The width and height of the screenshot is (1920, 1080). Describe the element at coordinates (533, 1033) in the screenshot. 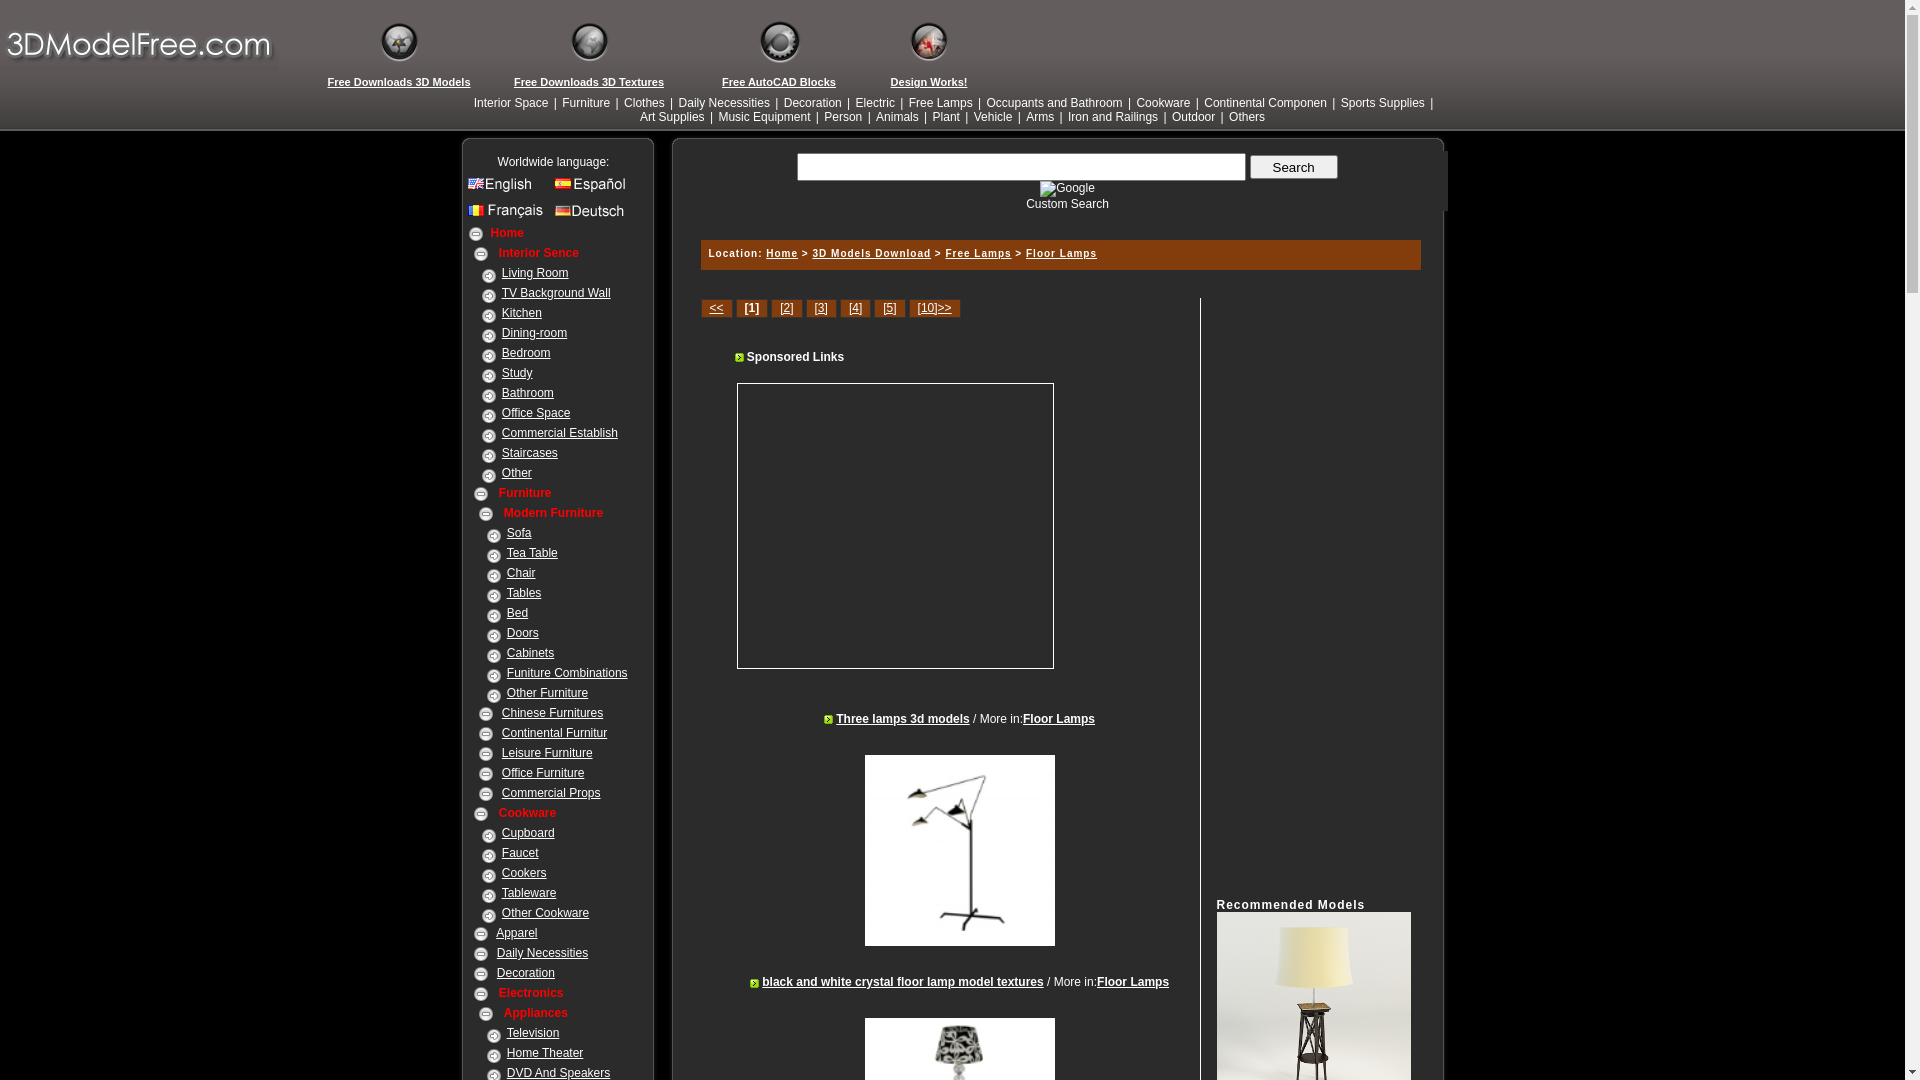

I see `'Television'` at that location.